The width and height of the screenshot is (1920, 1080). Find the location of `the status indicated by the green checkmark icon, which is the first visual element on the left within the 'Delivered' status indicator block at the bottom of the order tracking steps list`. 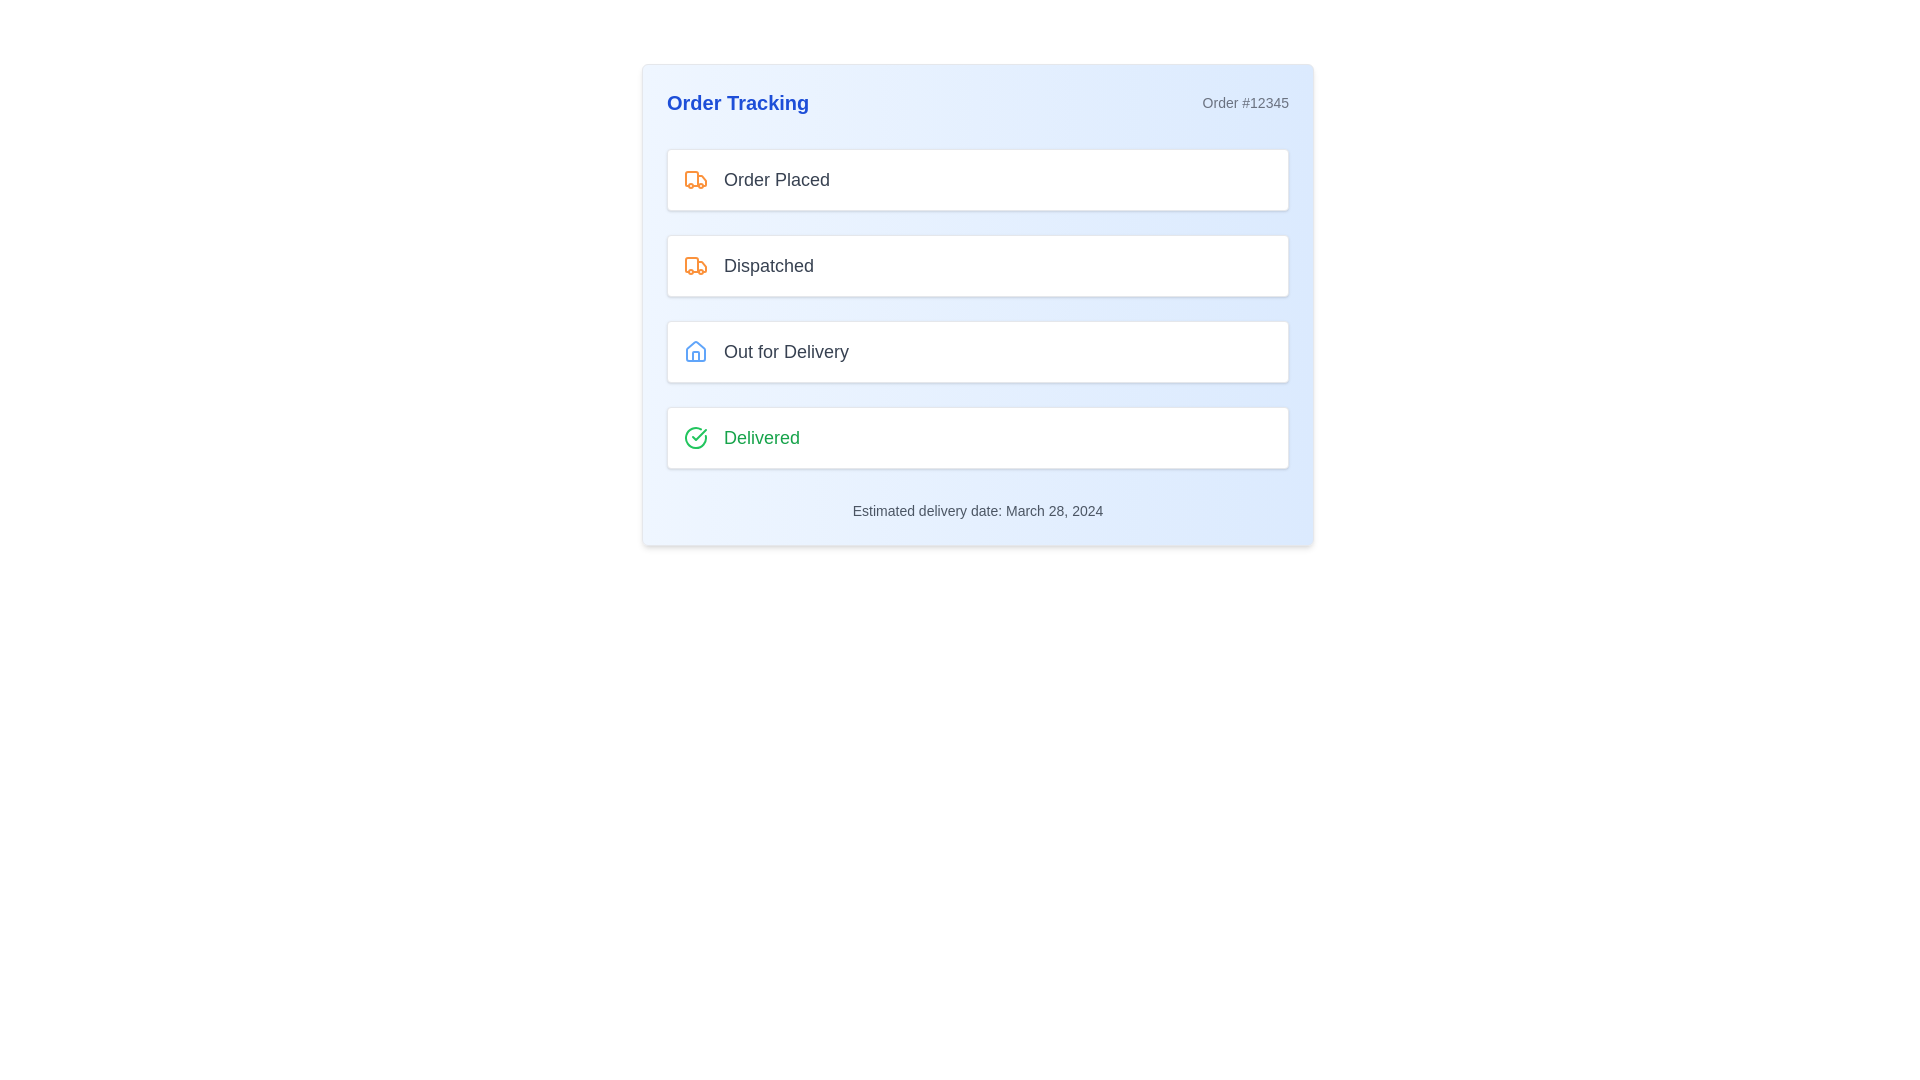

the status indicated by the green checkmark icon, which is the first visual element on the left within the 'Delivered' status indicator block at the bottom of the order tracking steps list is located at coordinates (696, 437).